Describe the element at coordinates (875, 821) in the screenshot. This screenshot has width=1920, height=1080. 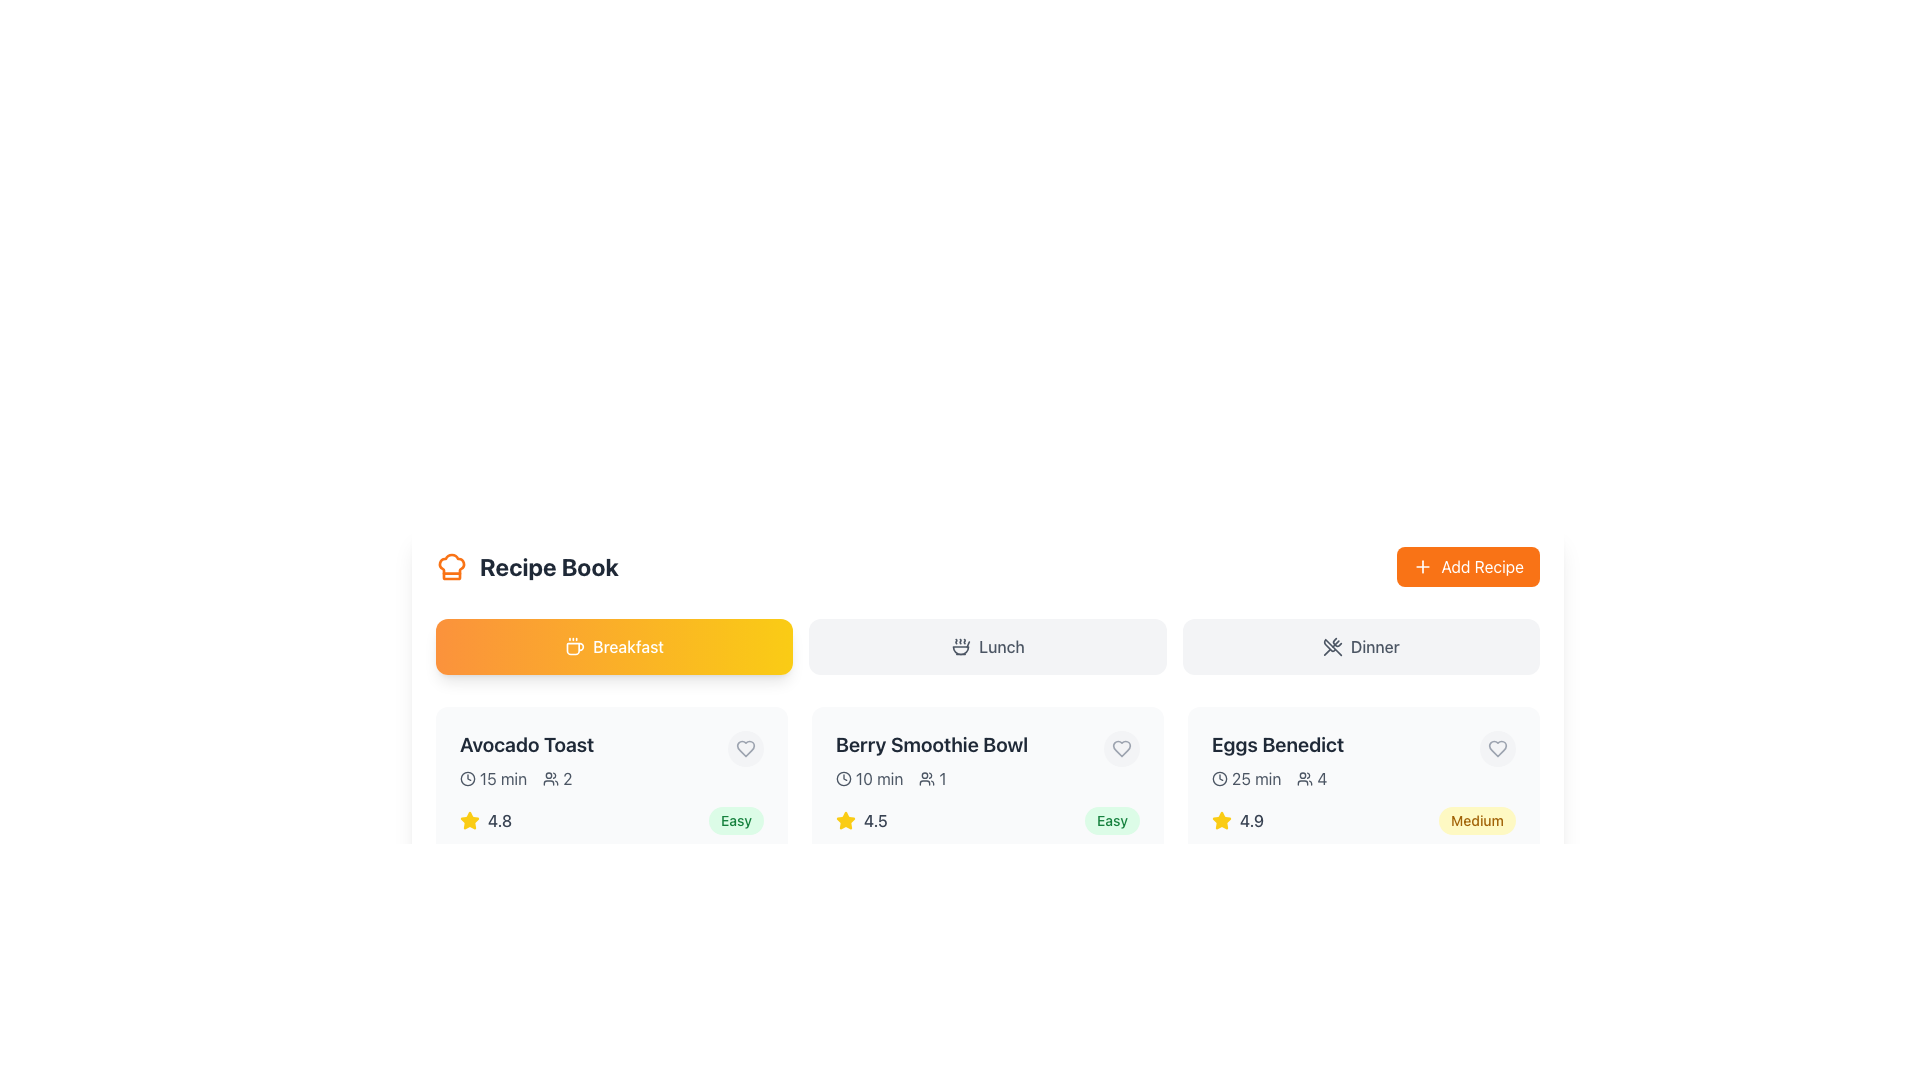
I see `the Text label that conveys the rating value for the 'Berry Smoothie Bowl' recipe, which is positioned to the right of the yellow star icon` at that location.